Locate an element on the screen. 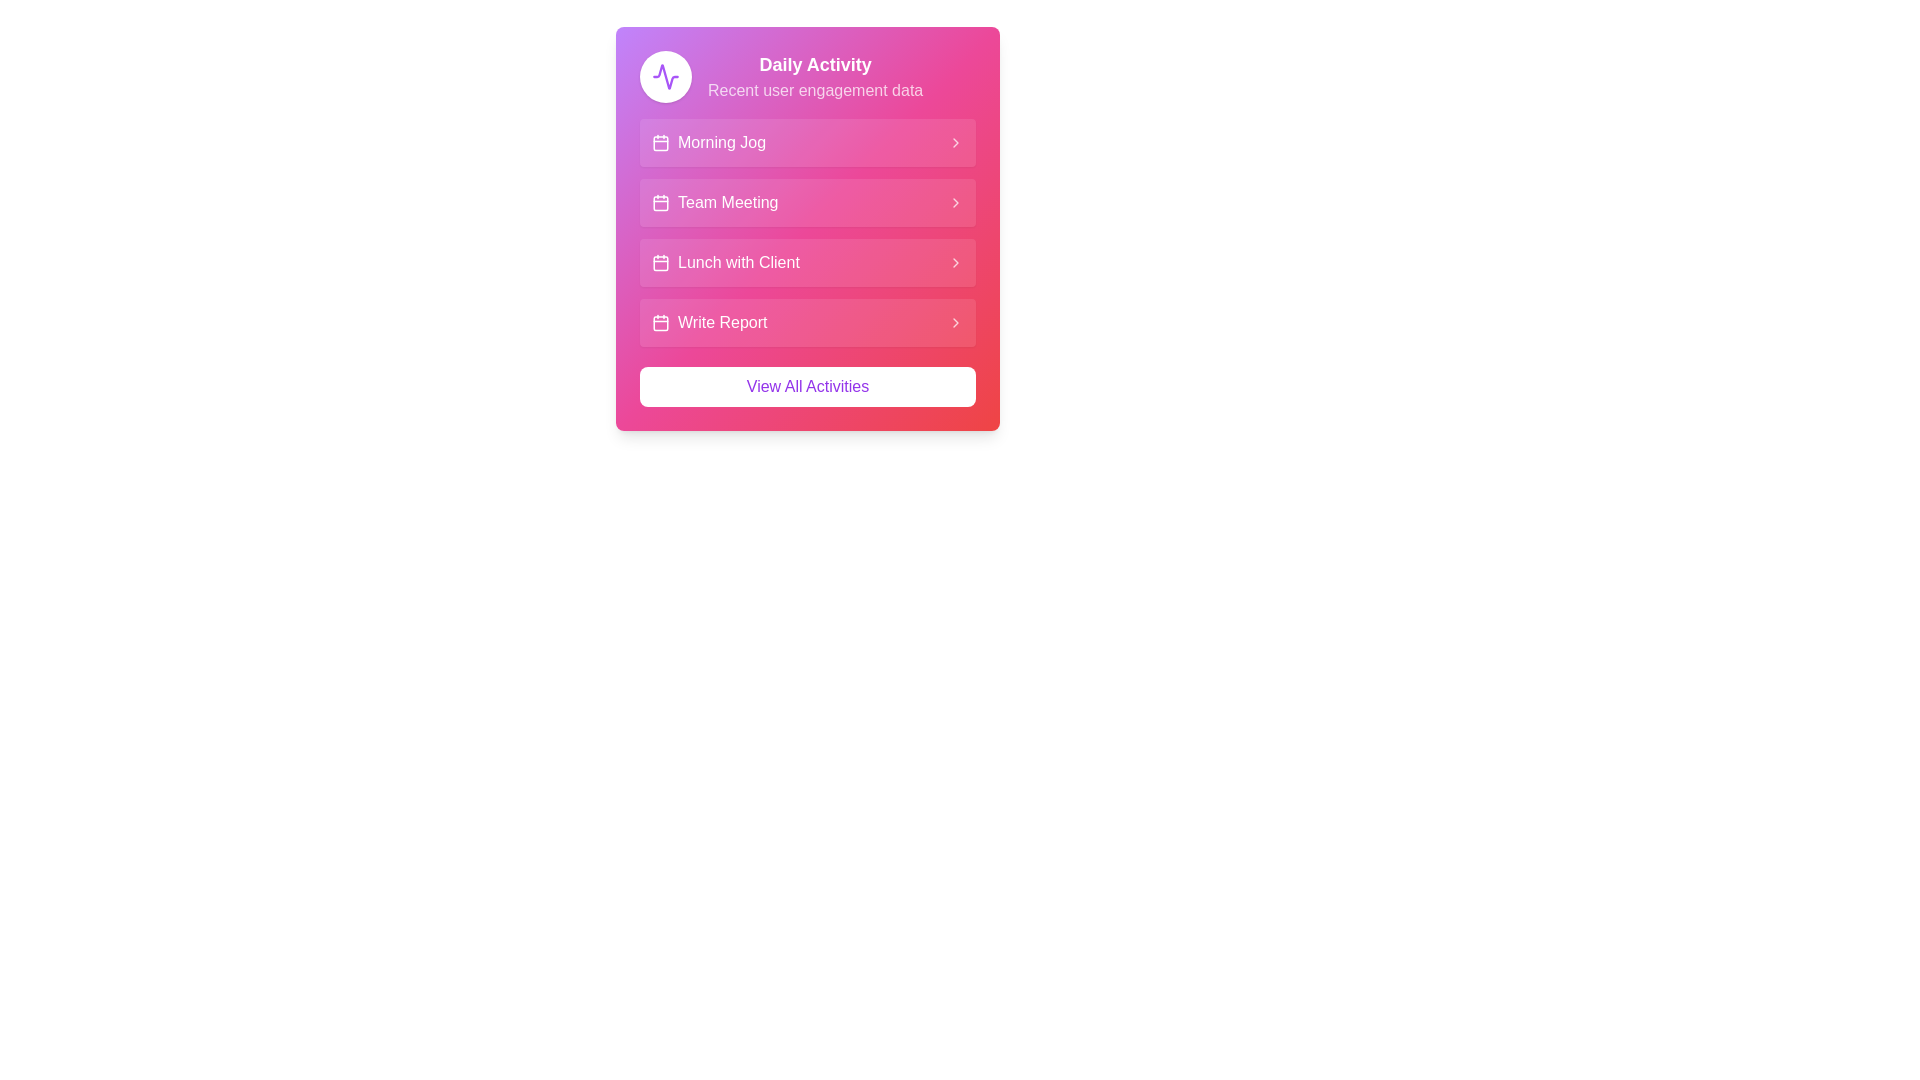  the 'Morning Jog' text label, which is displayed in white font against a pink background, located within the 'Daily Activity' section at the top center of the layout is located at coordinates (721, 141).